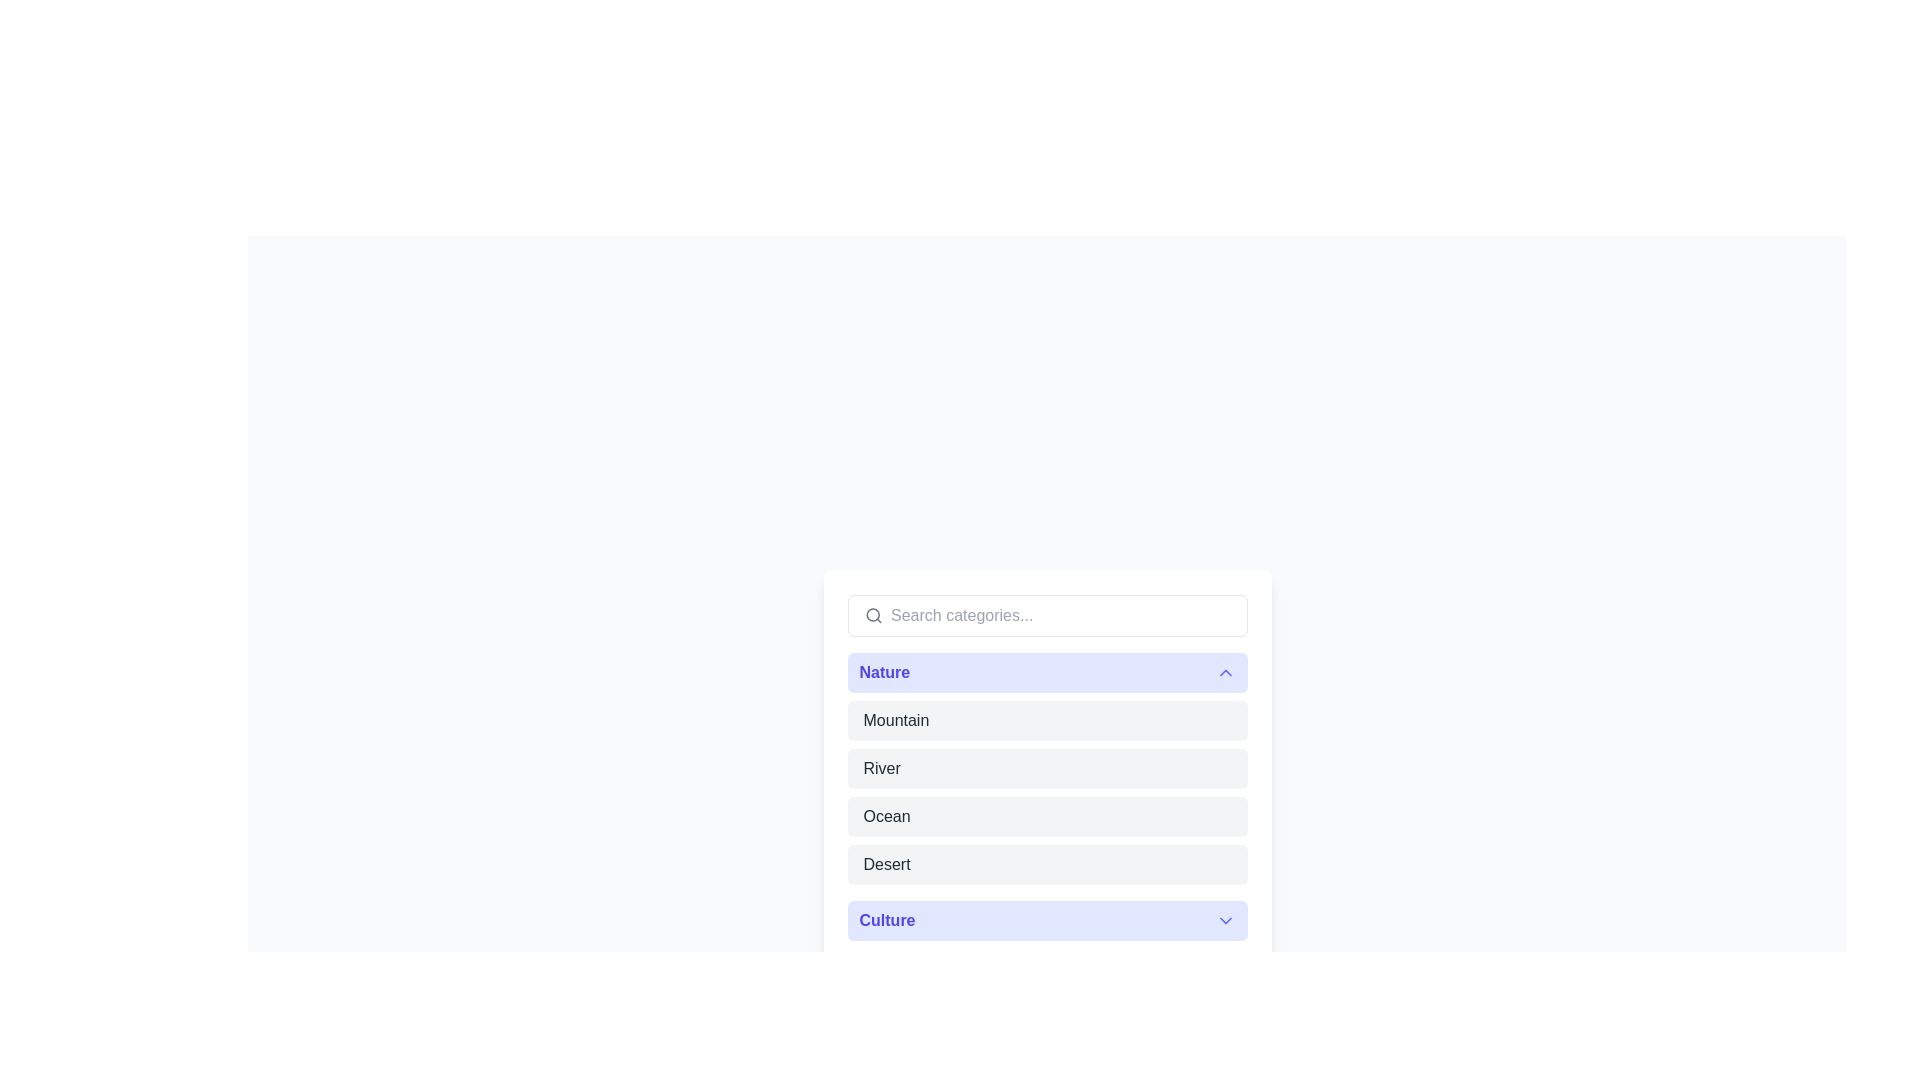 The image size is (1920, 1080). I want to click on the text label that displays 'Desert', so click(886, 863).